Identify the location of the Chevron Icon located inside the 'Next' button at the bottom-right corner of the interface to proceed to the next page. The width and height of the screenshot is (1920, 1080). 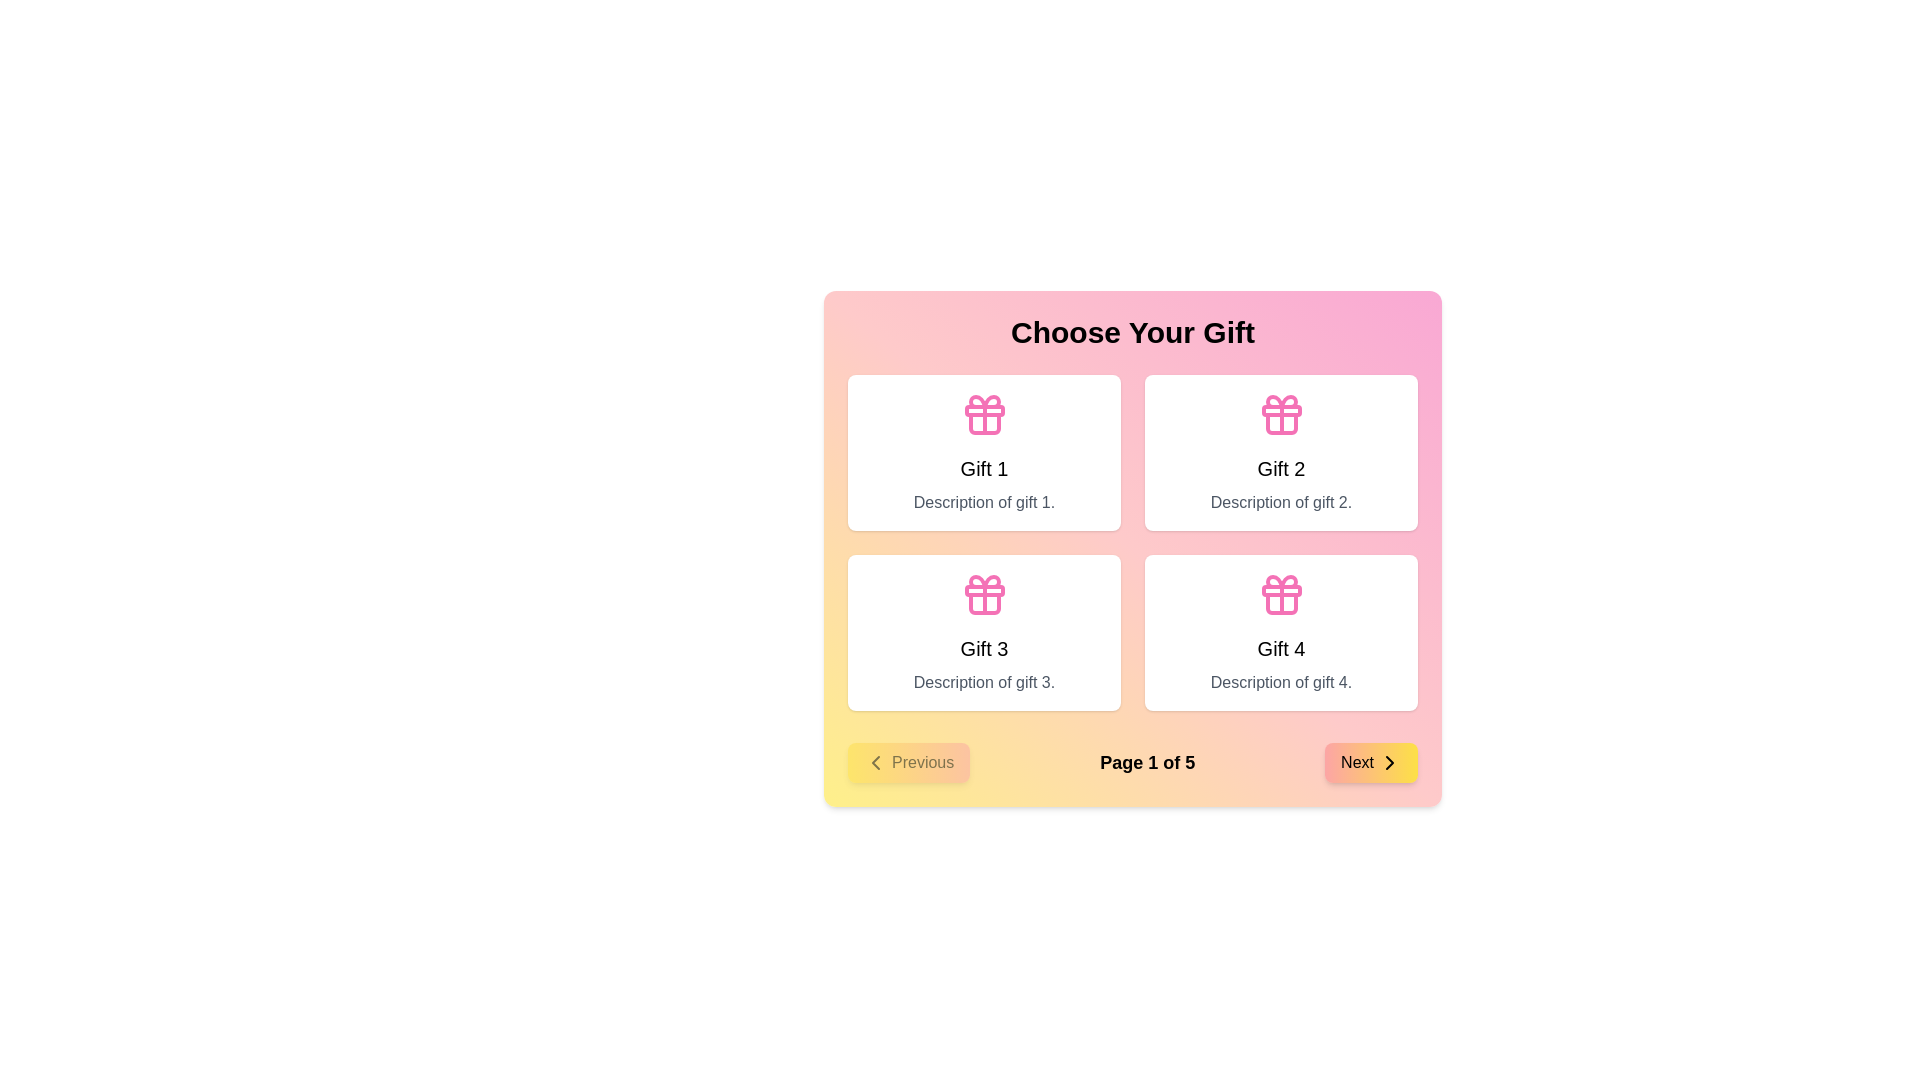
(1389, 763).